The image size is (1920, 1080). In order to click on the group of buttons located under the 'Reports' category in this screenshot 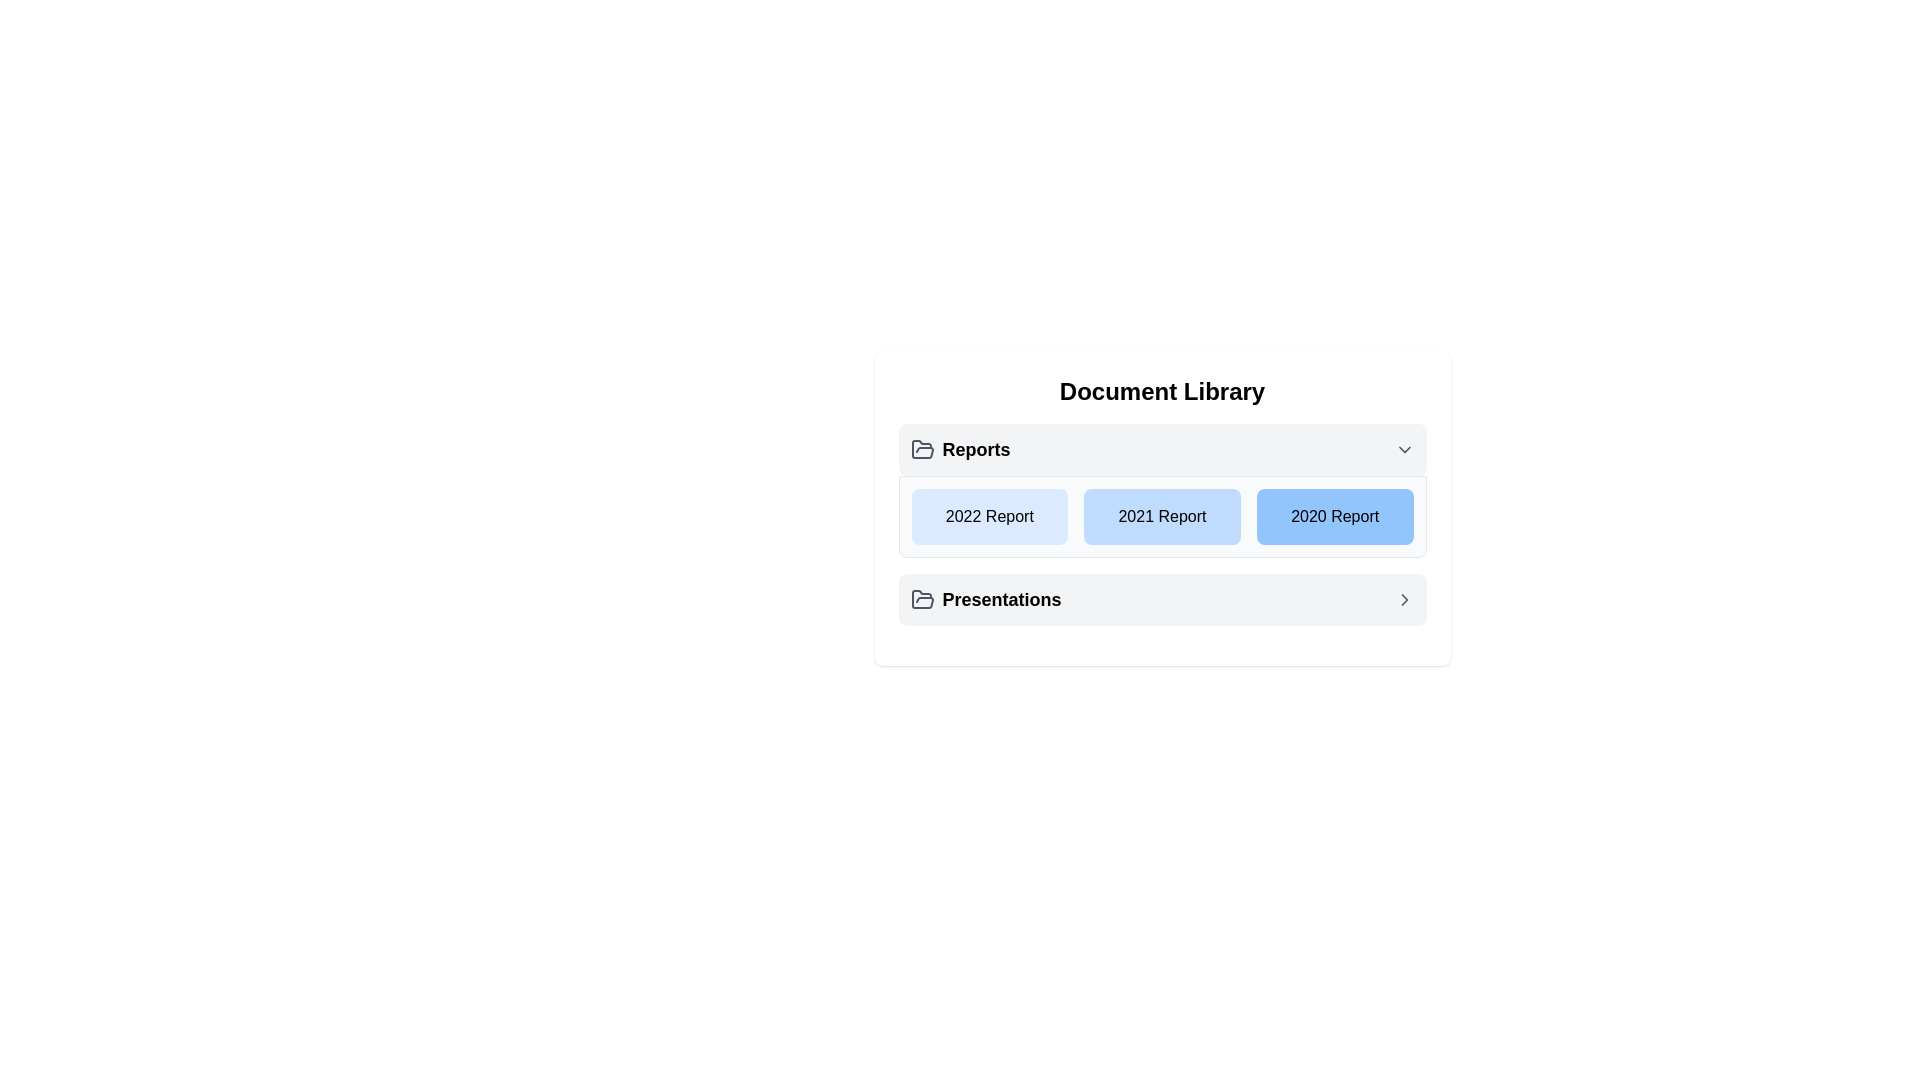, I will do `click(1162, 515)`.